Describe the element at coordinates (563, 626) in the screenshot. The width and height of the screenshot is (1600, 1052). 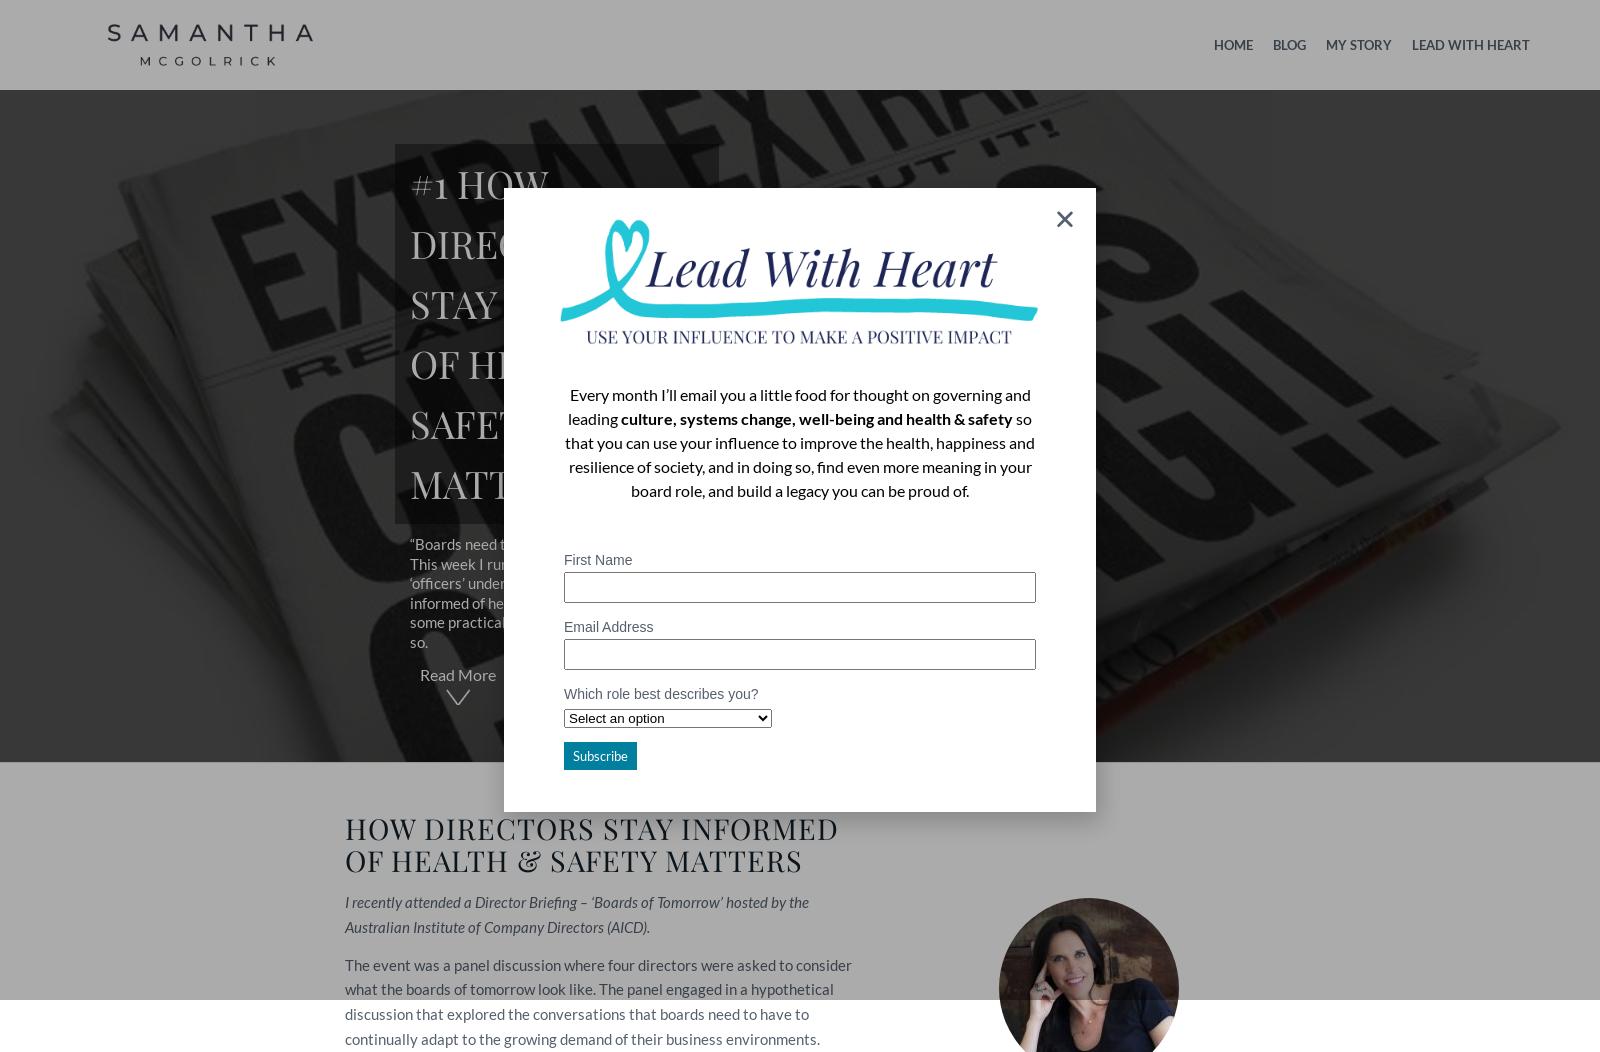
I see `'Email Address'` at that location.